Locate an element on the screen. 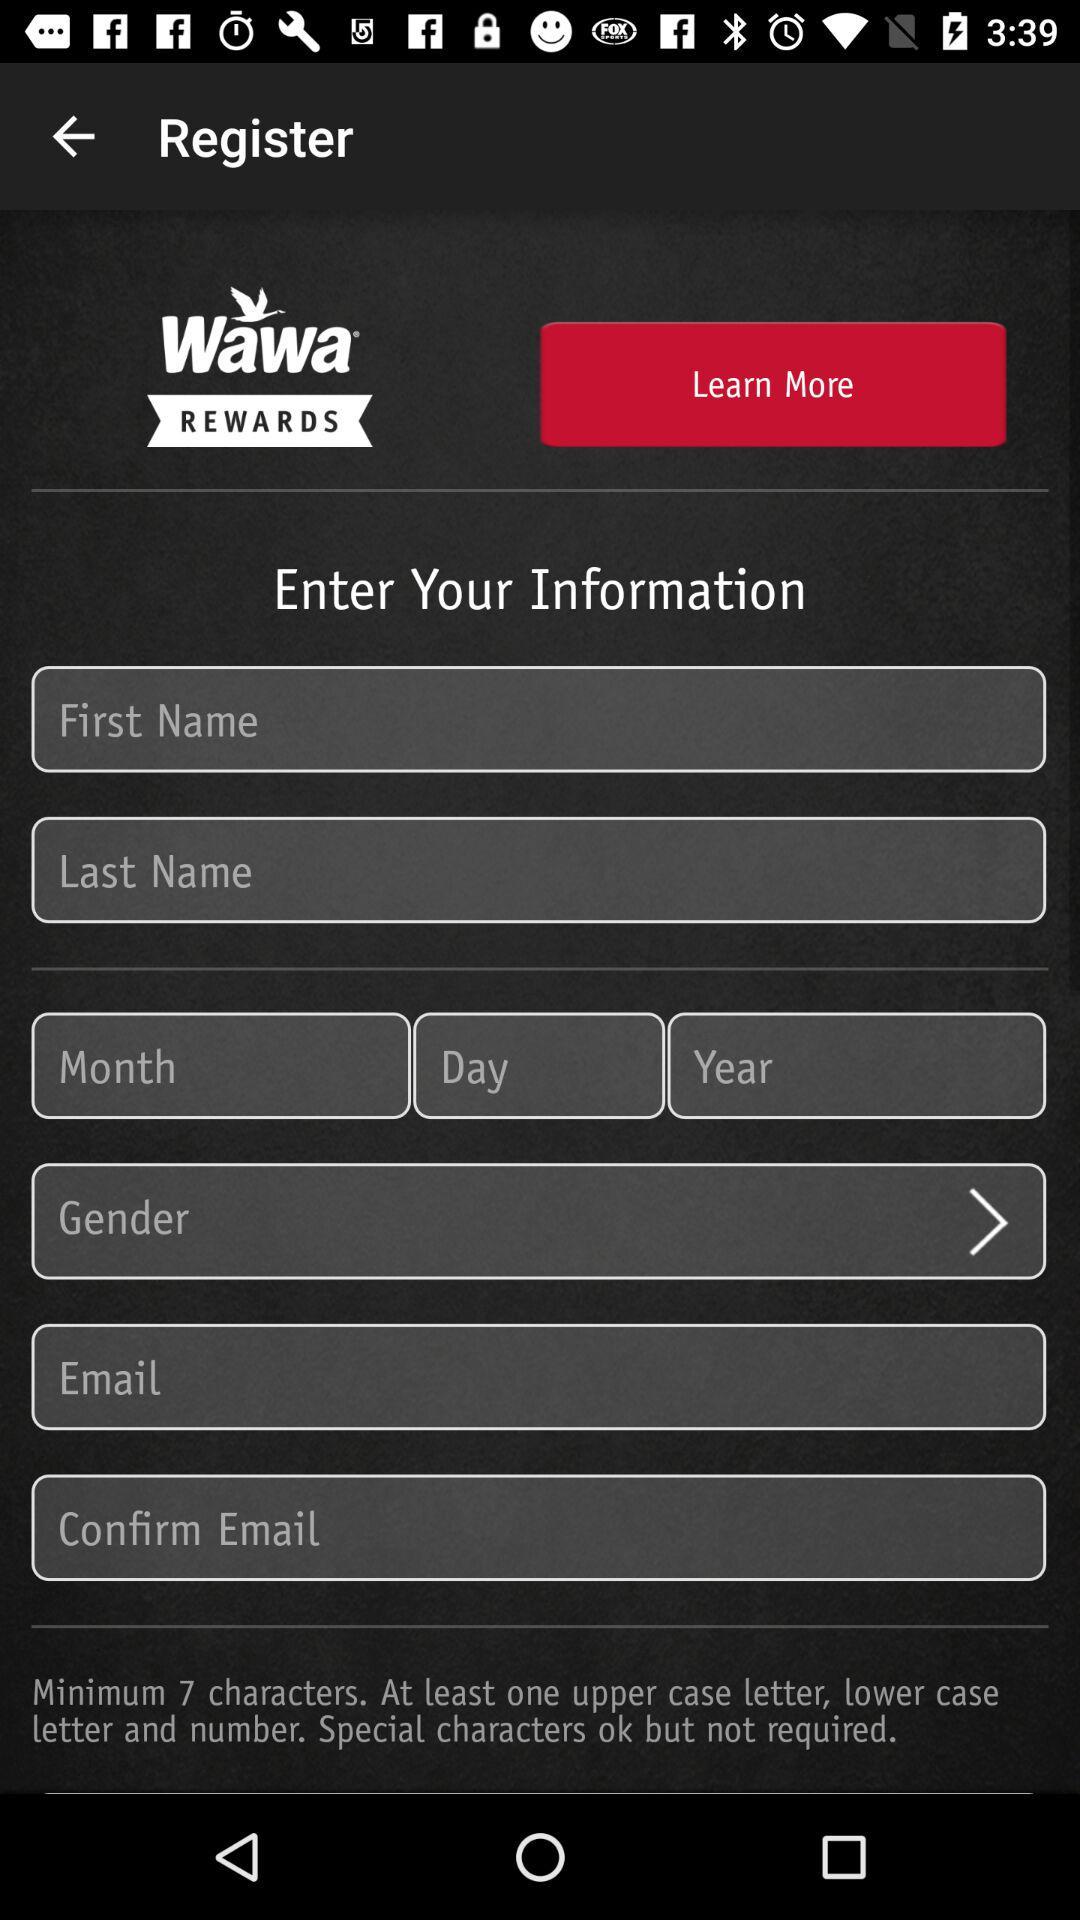  item at the top right corner is located at coordinates (771, 384).